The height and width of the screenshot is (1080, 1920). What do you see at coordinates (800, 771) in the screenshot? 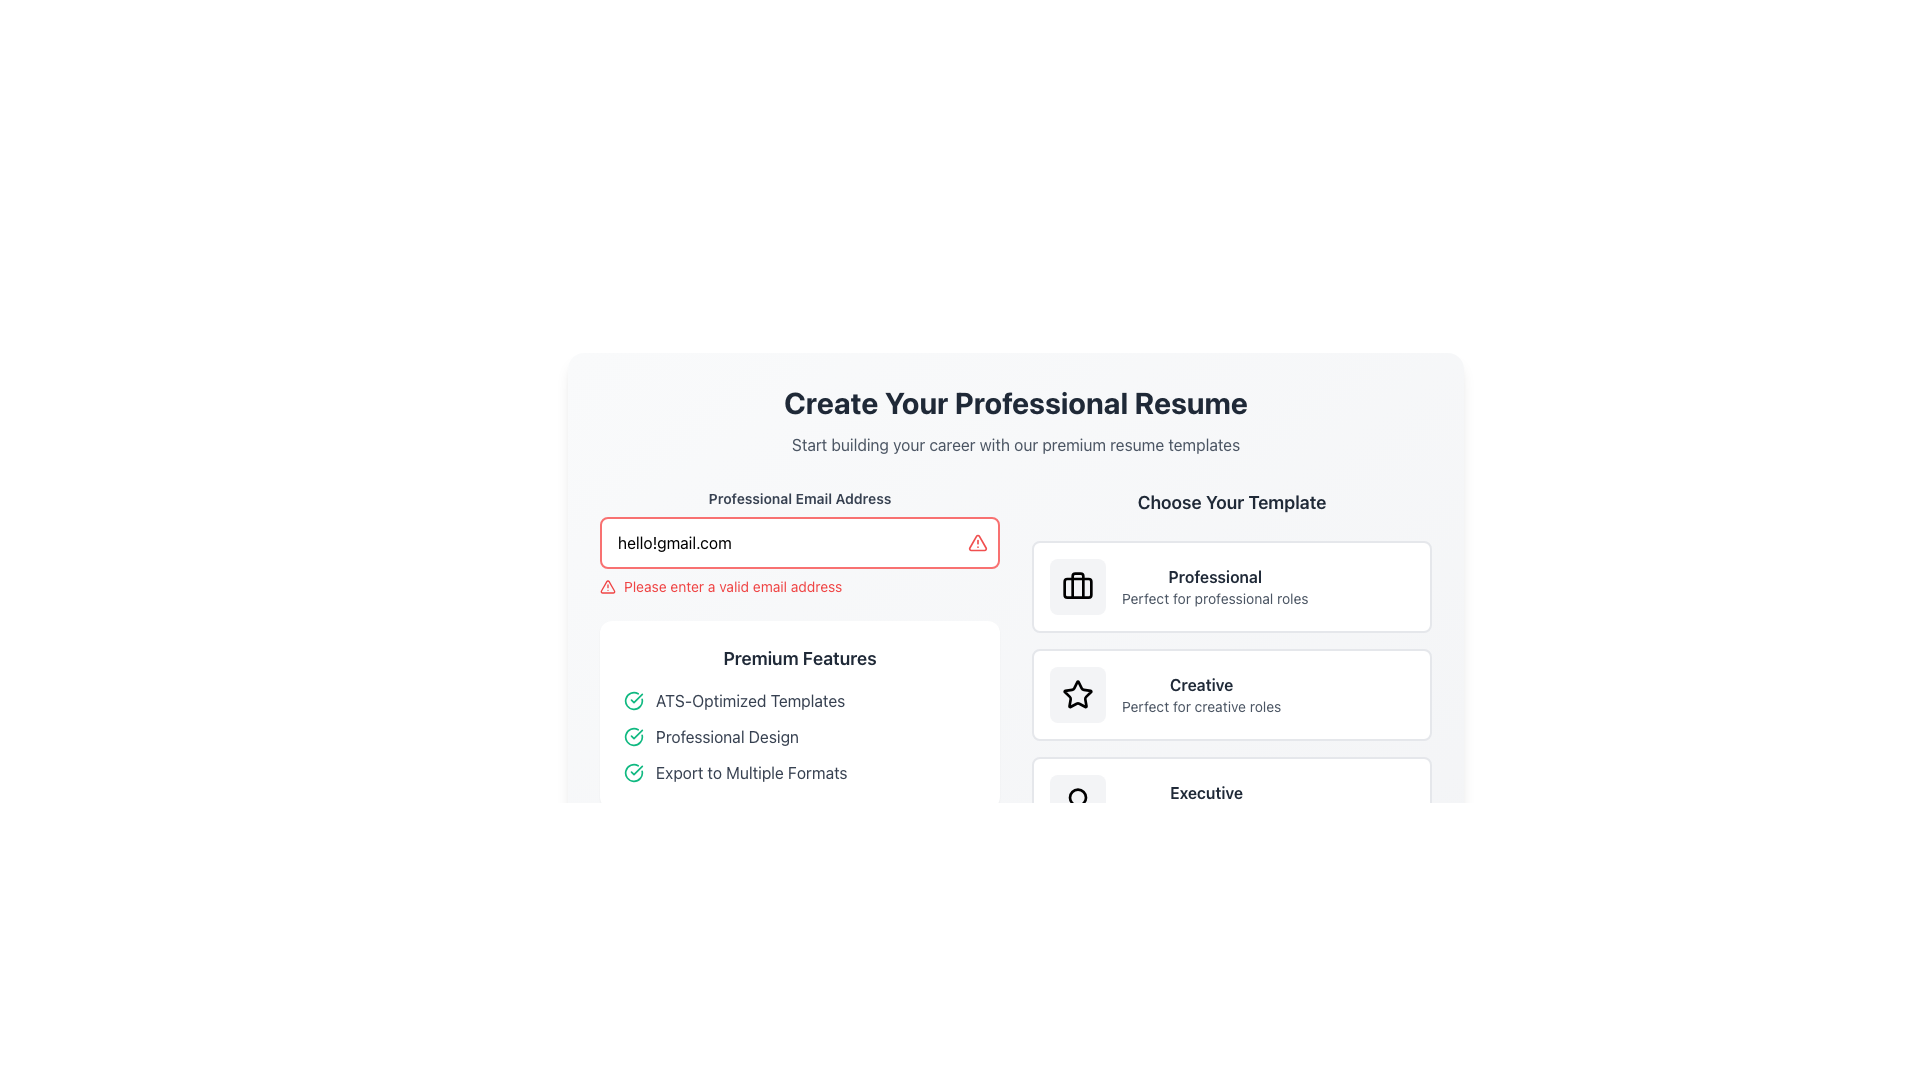
I see `the informational label with the icon indicating 'Export to Multiple Formats' in the 'Premium Features' section, which is the third entry in the list` at bounding box center [800, 771].